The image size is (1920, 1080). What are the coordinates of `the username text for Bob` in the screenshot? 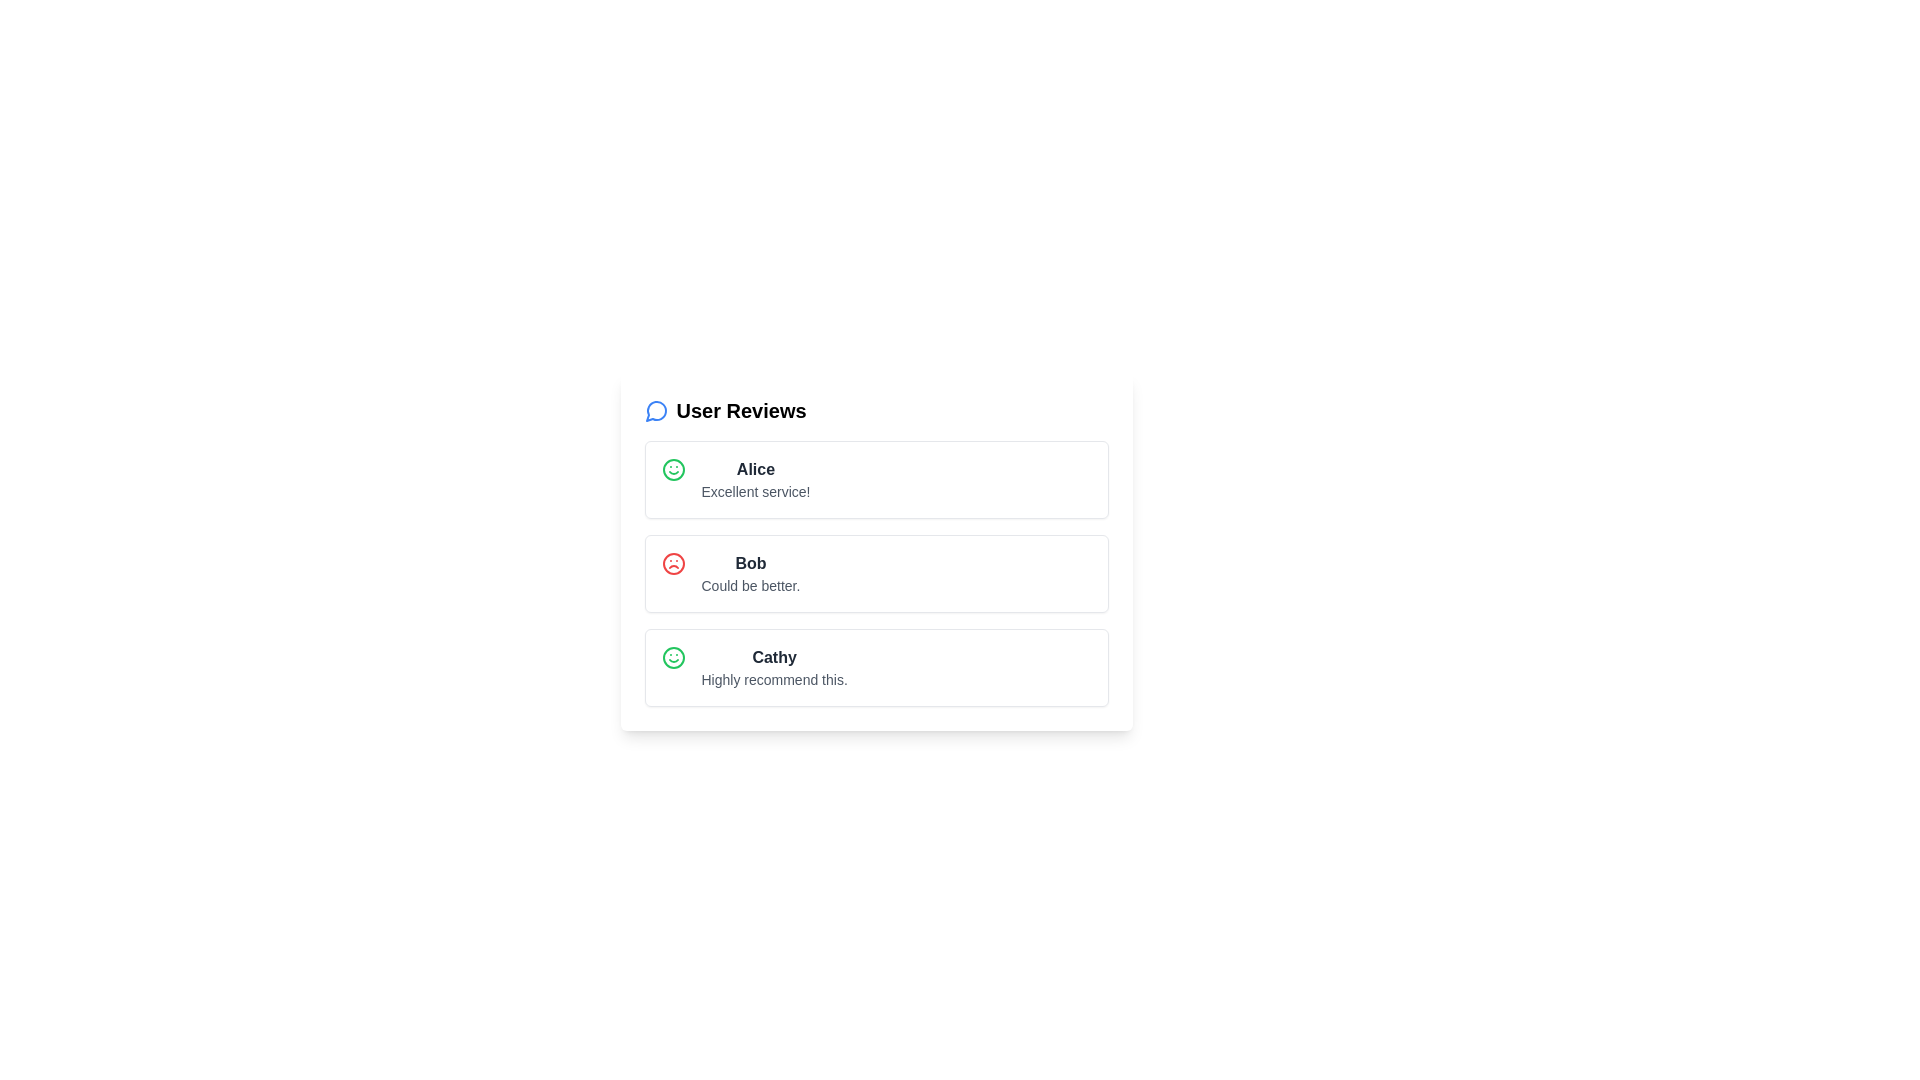 It's located at (749, 563).